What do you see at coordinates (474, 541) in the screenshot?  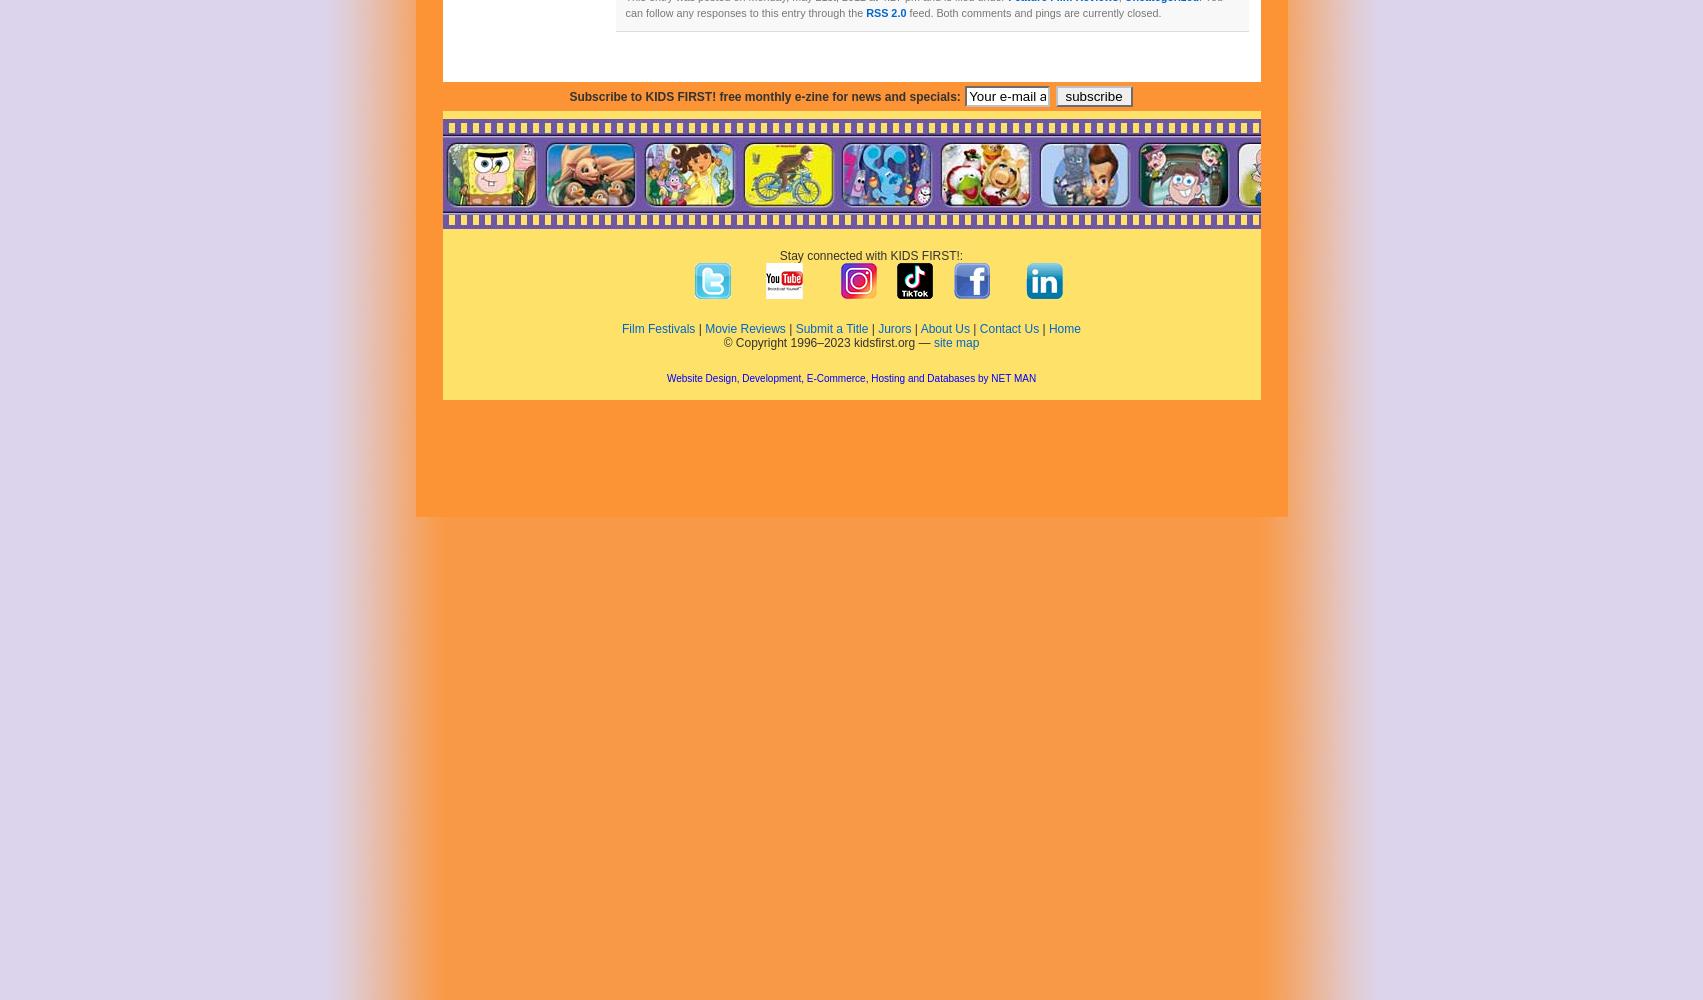 I see `'January 2020'` at bounding box center [474, 541].